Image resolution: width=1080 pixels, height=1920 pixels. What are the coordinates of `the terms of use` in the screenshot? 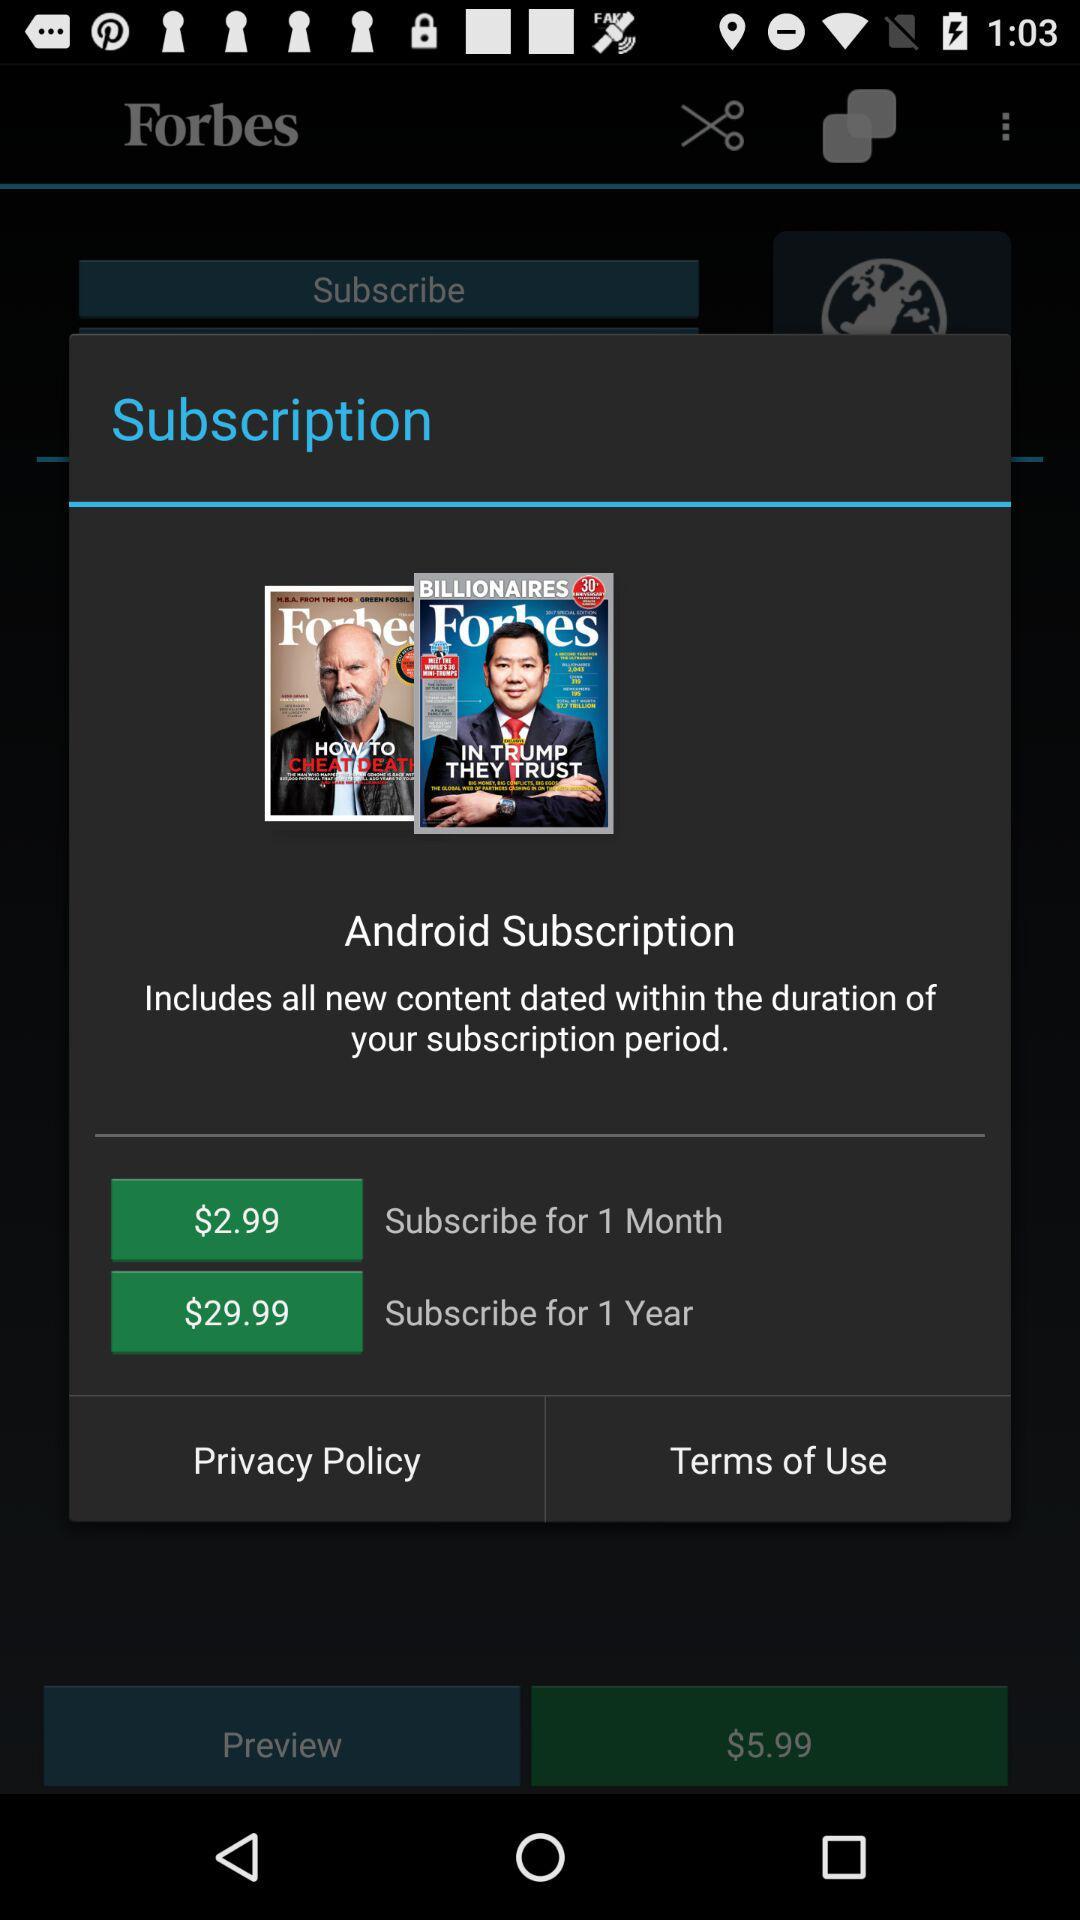 It's located at (777, 1459).